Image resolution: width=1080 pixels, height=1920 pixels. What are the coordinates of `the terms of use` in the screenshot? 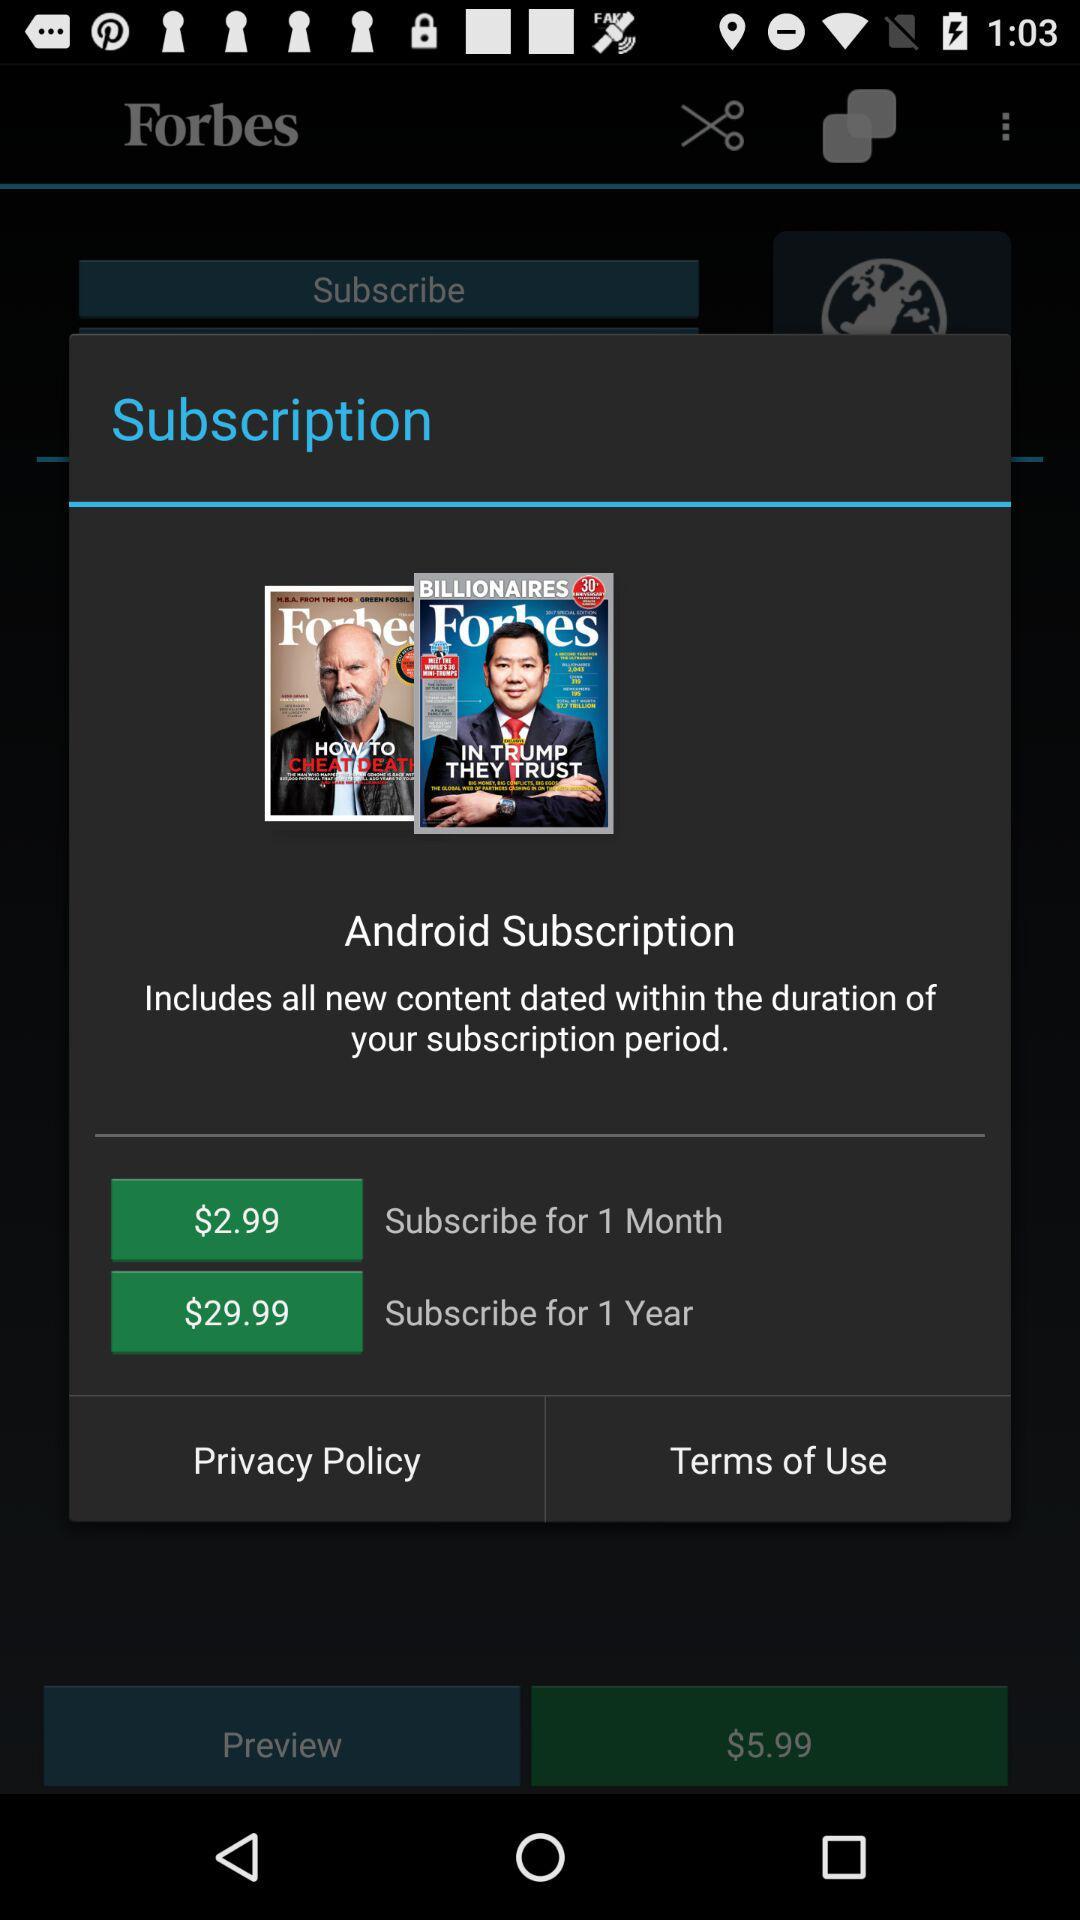 It's located at (777, 1459).